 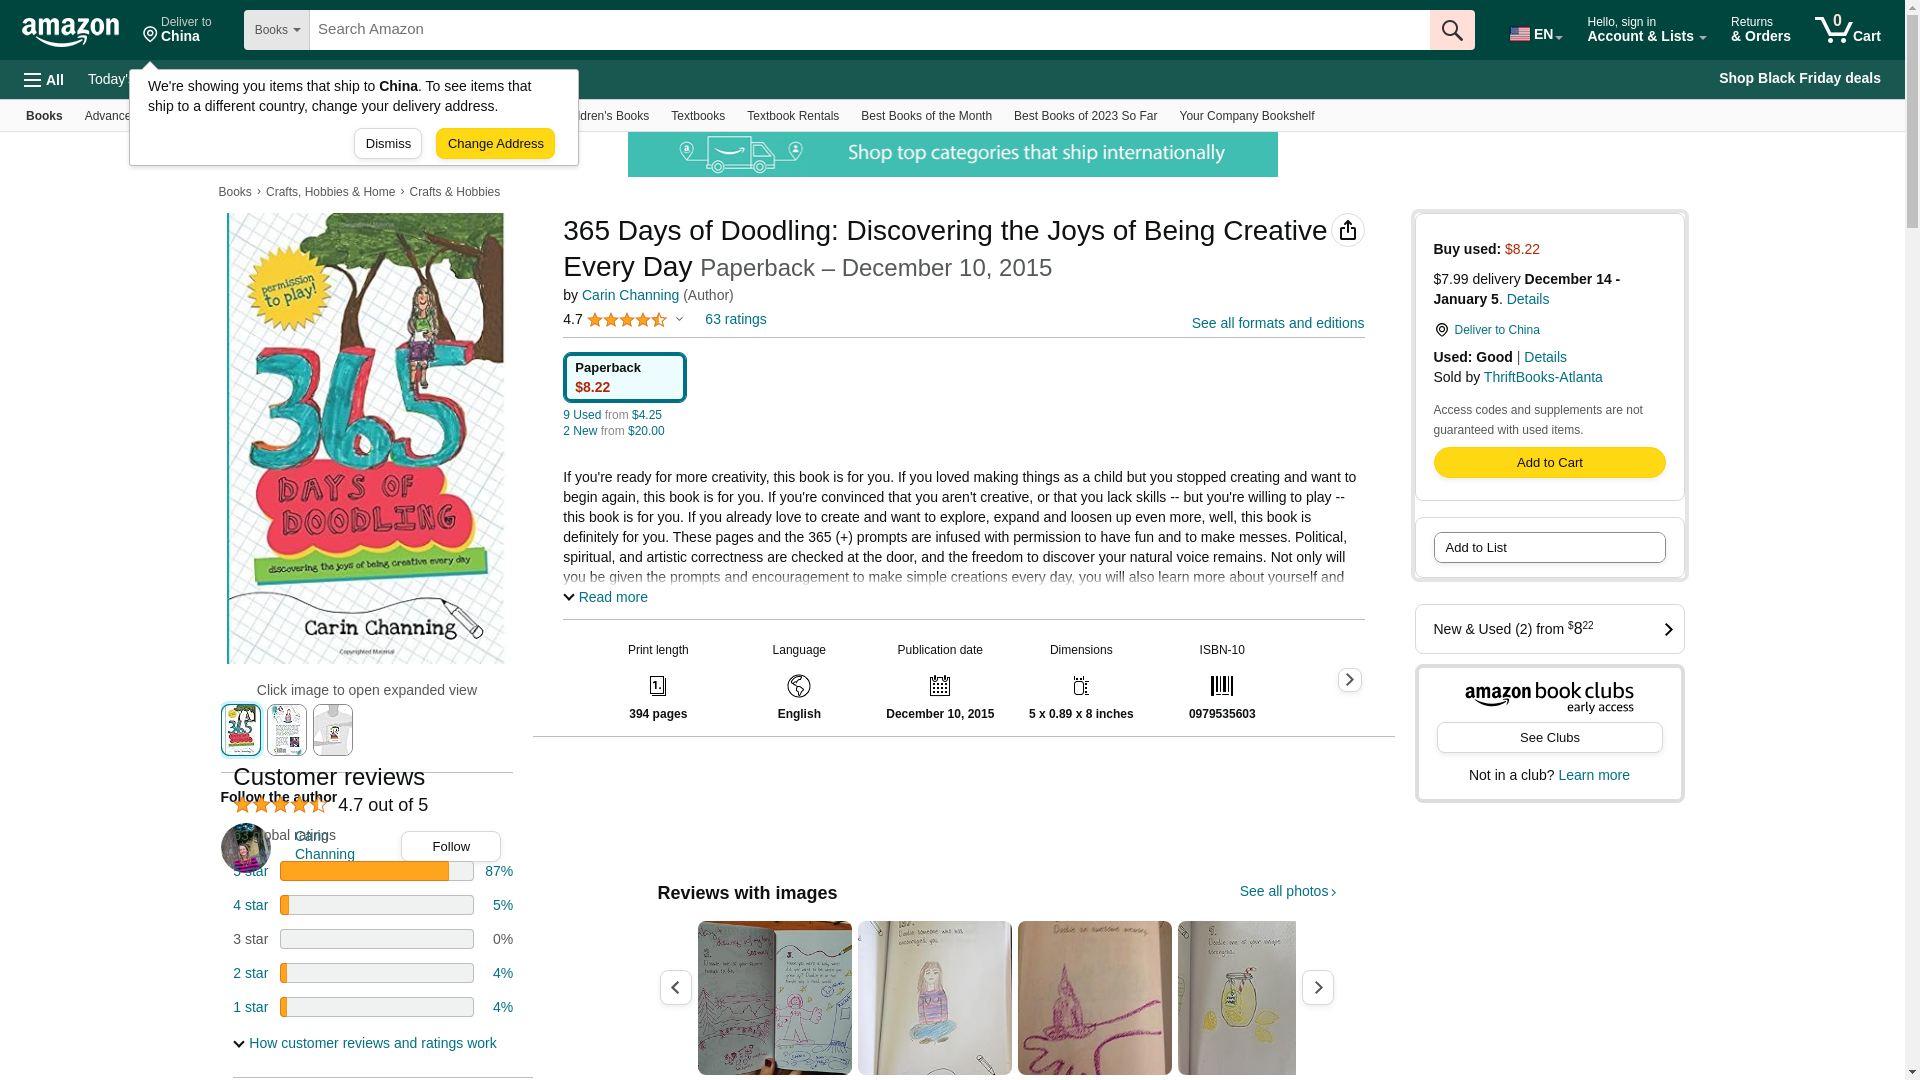 What do you see at coordinates (264, 192) in the screenshot?
I see `'Crafts, Hobbies & Home'` at bounding box center [264, 192].